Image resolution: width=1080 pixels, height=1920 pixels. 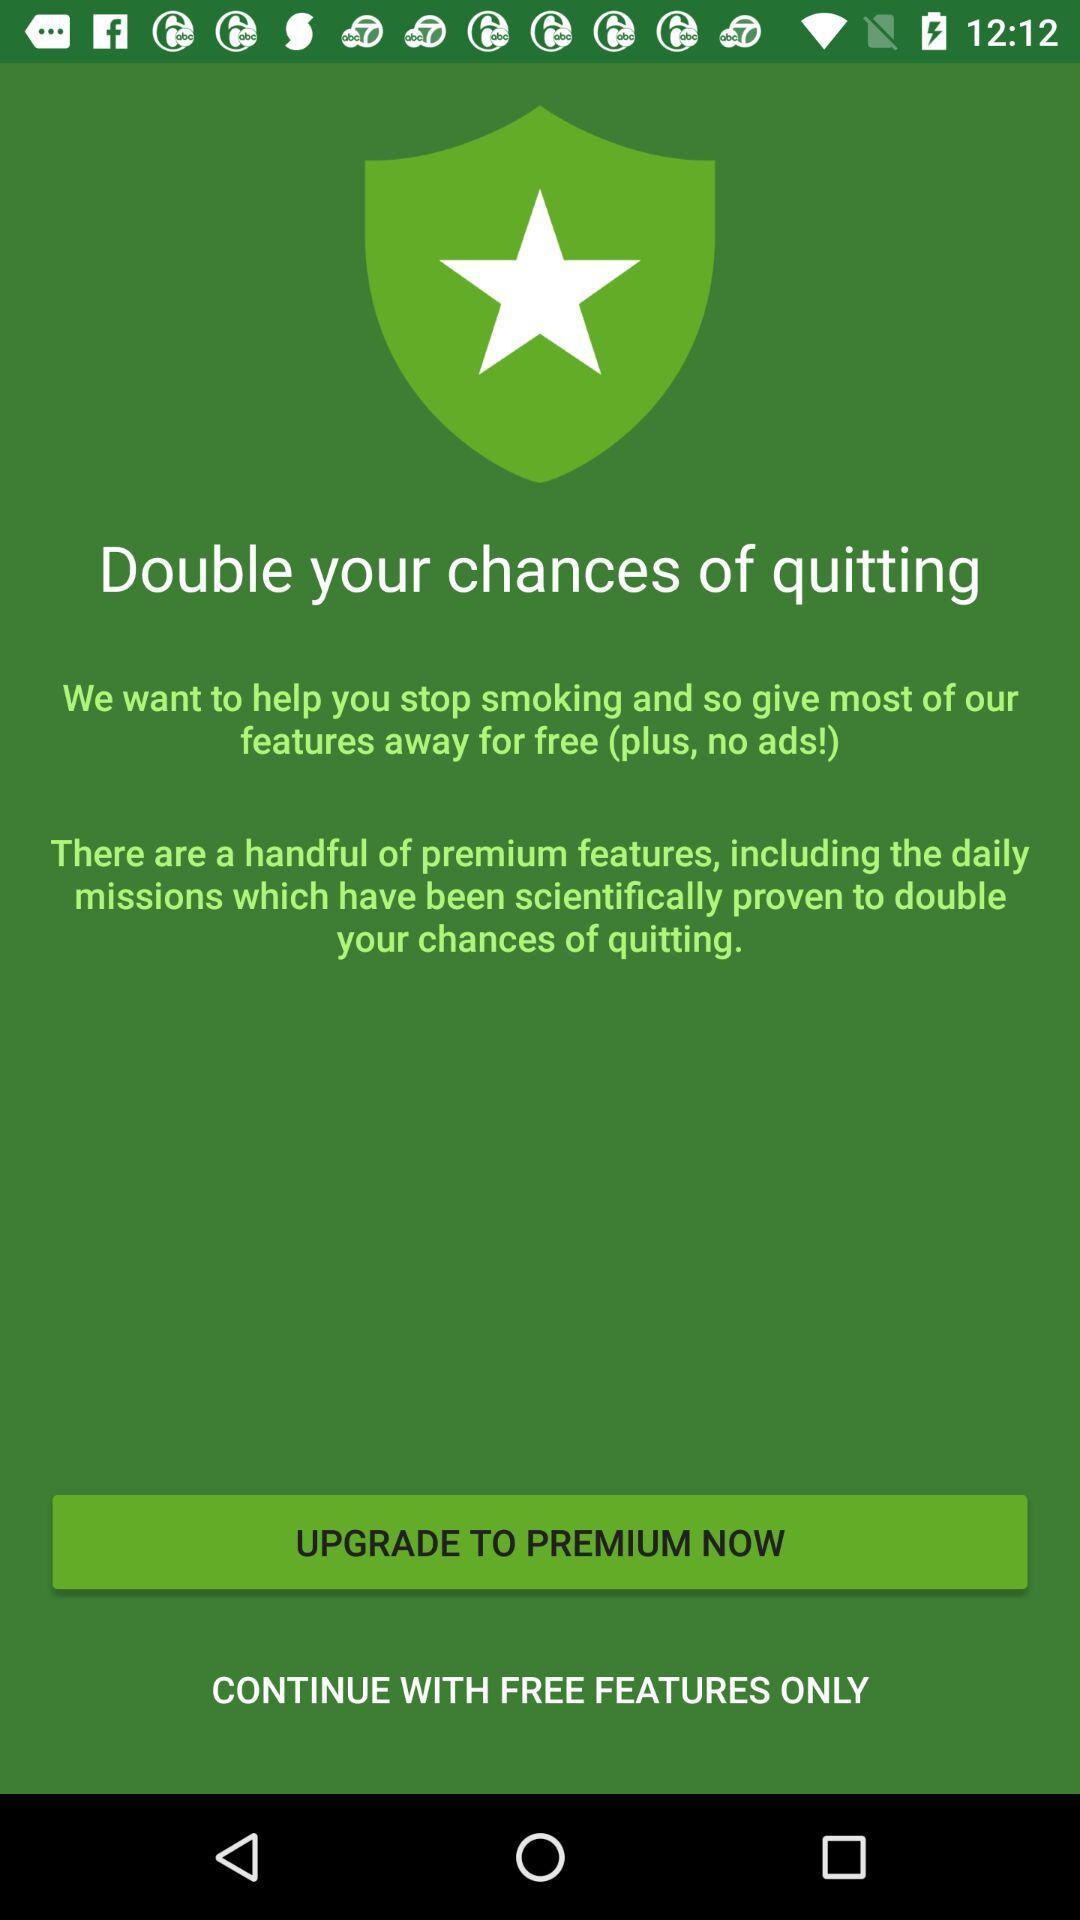 What do you see at coordinates (540, 1688) in the screenshot?
I see `continue with free icon` at bounding box center [540, 1688].